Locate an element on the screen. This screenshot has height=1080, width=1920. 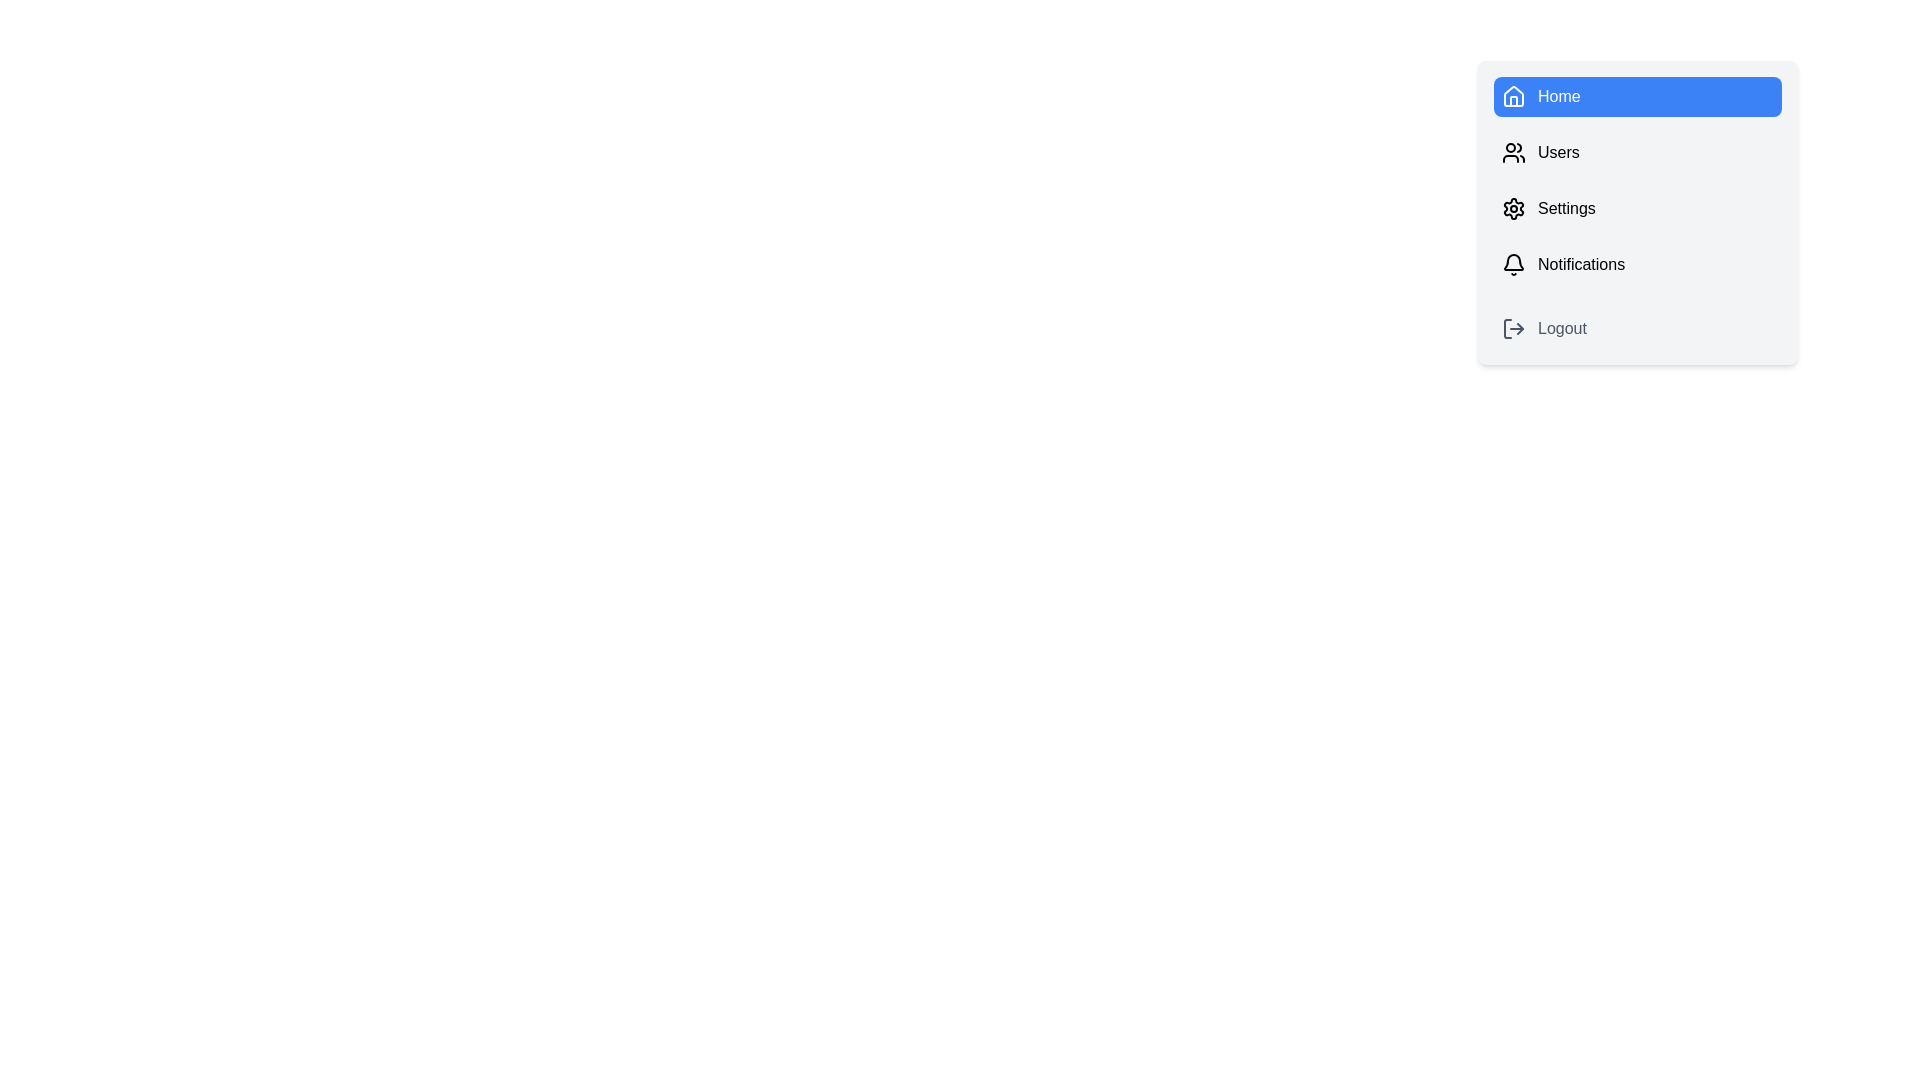
the bell-shaped notification icon with a black outline, located to the left of the 'Notifications' text in the fourth menu option is located at coordinates (1513, 264).